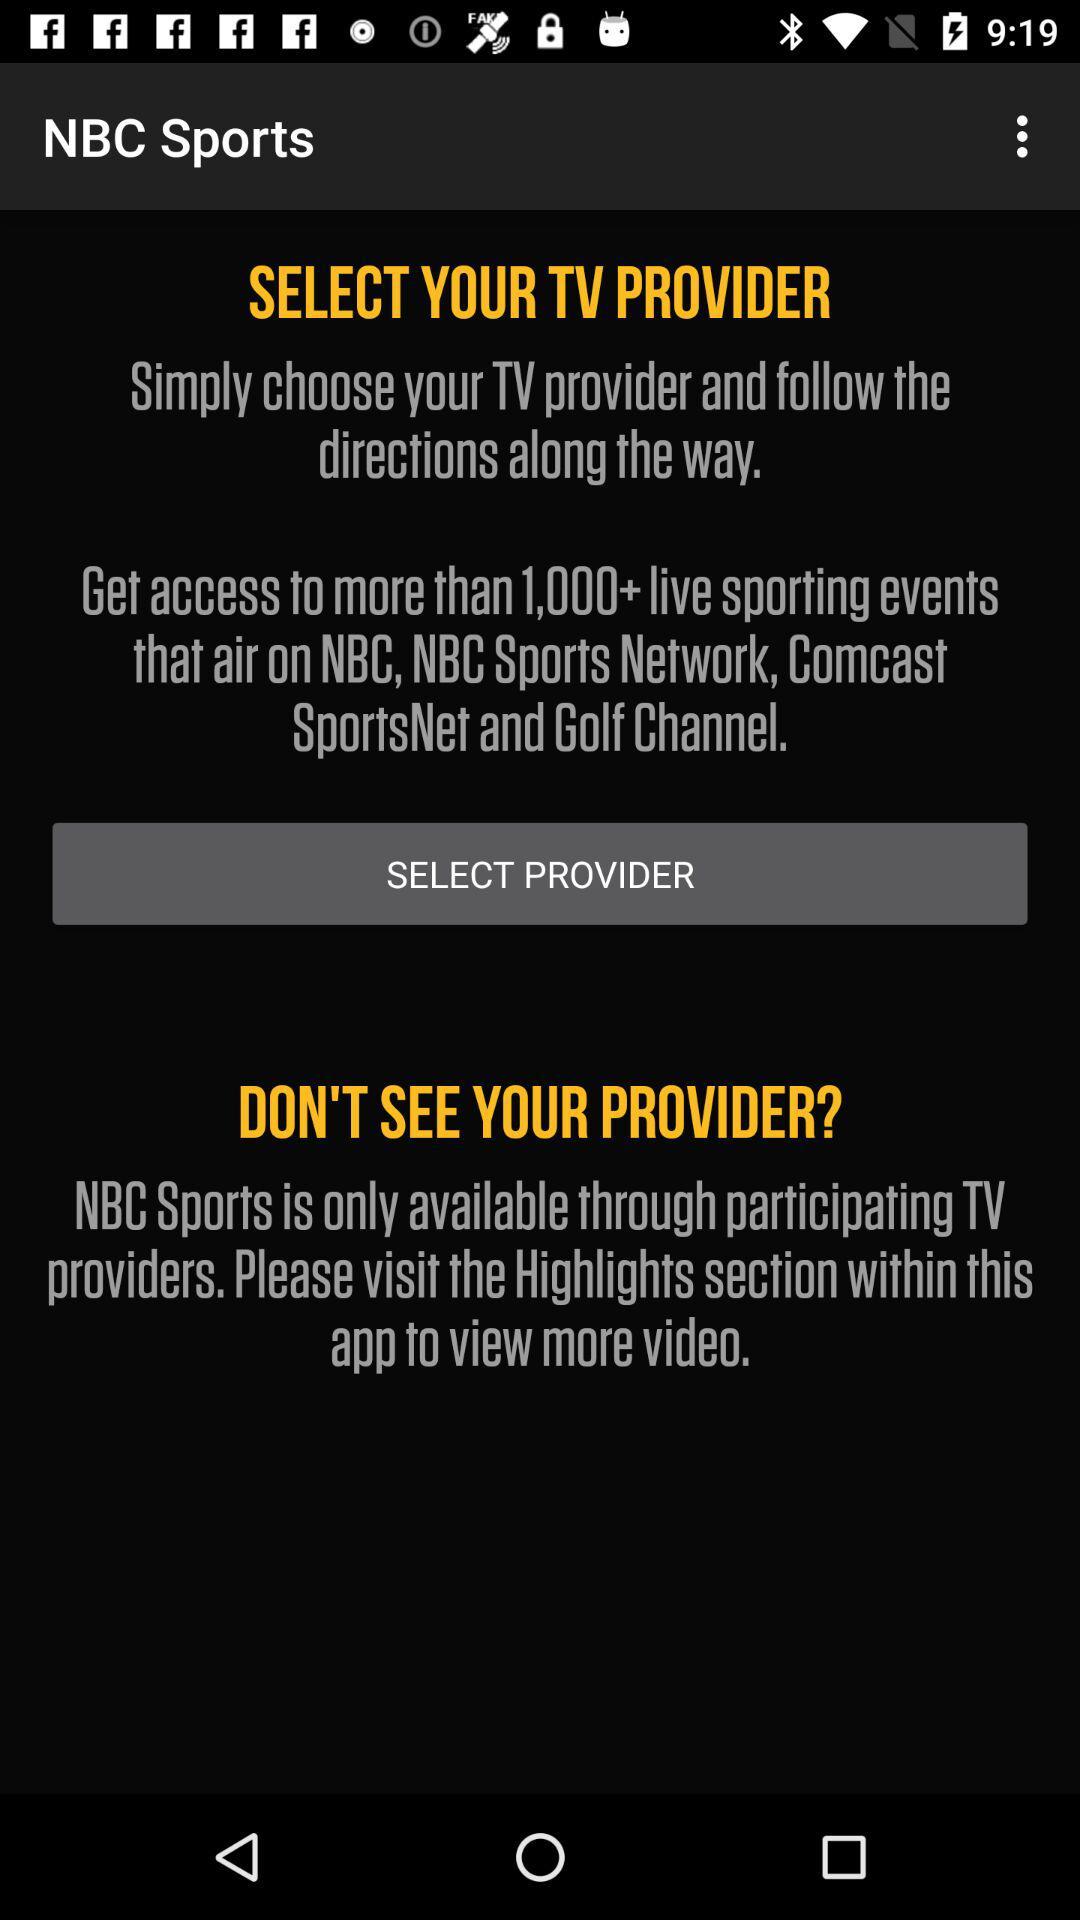 This screenshot has height=1920, width=1080. I want to click on the icon to the right of the nbc sports icon, so click(1027, 135).